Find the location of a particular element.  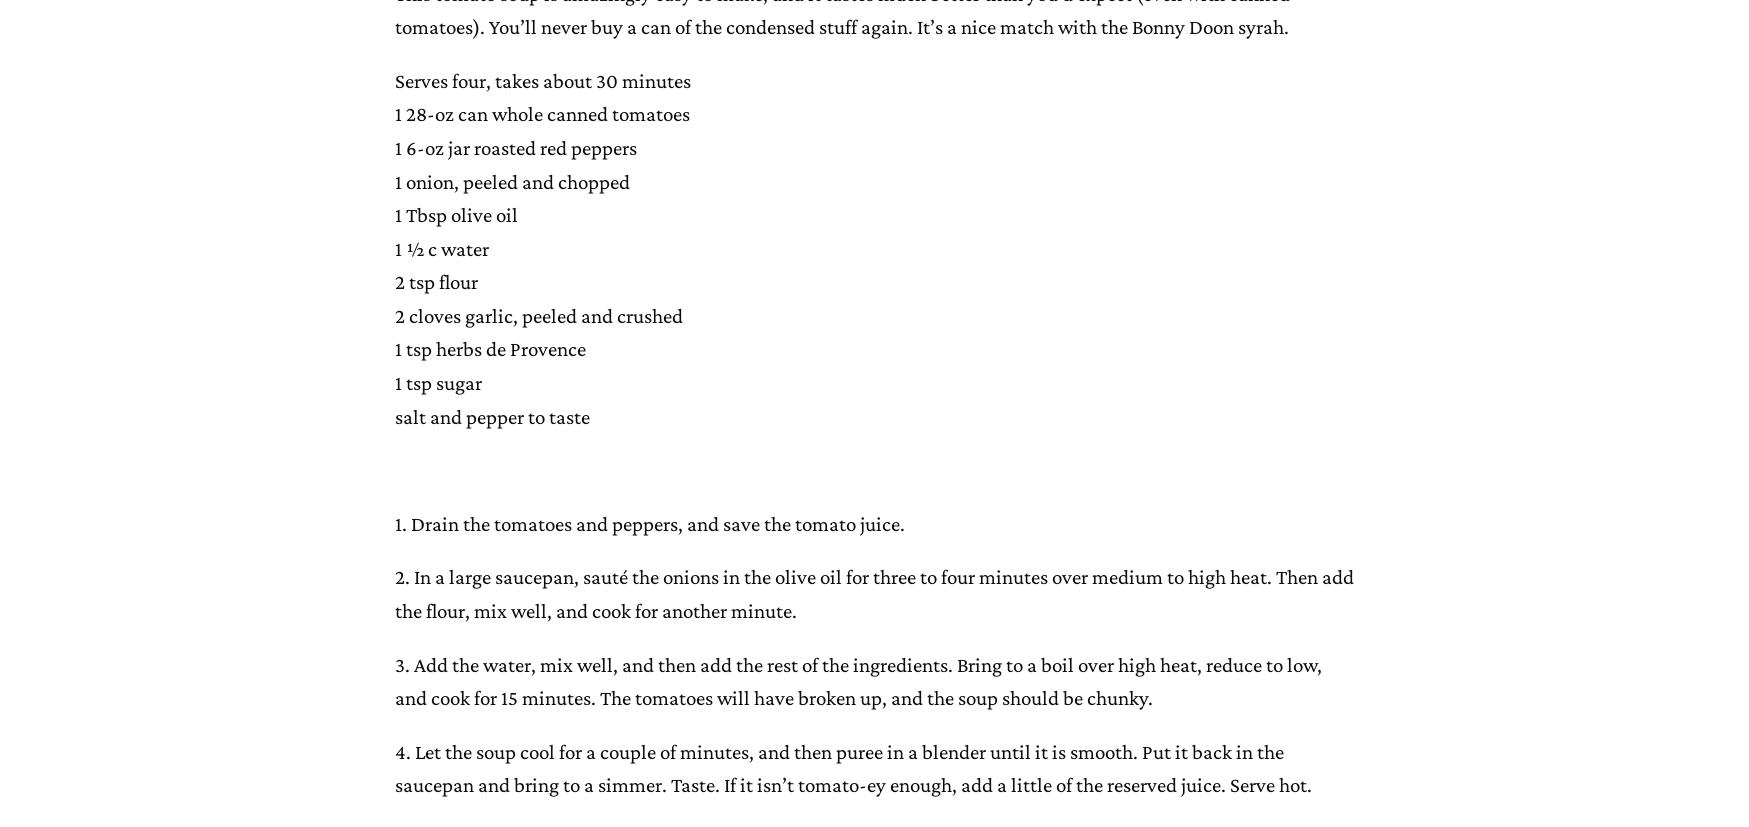

'4. Let the soup cool for a couple of minutes, and then puree in a blender until it is smooth. Put it back in the saucepan and bring to a simmer. Taste. If it isn’t tomato-ey enough, add a little of the reserved juice. Serve hot.' is located at coordinates (394, 768).